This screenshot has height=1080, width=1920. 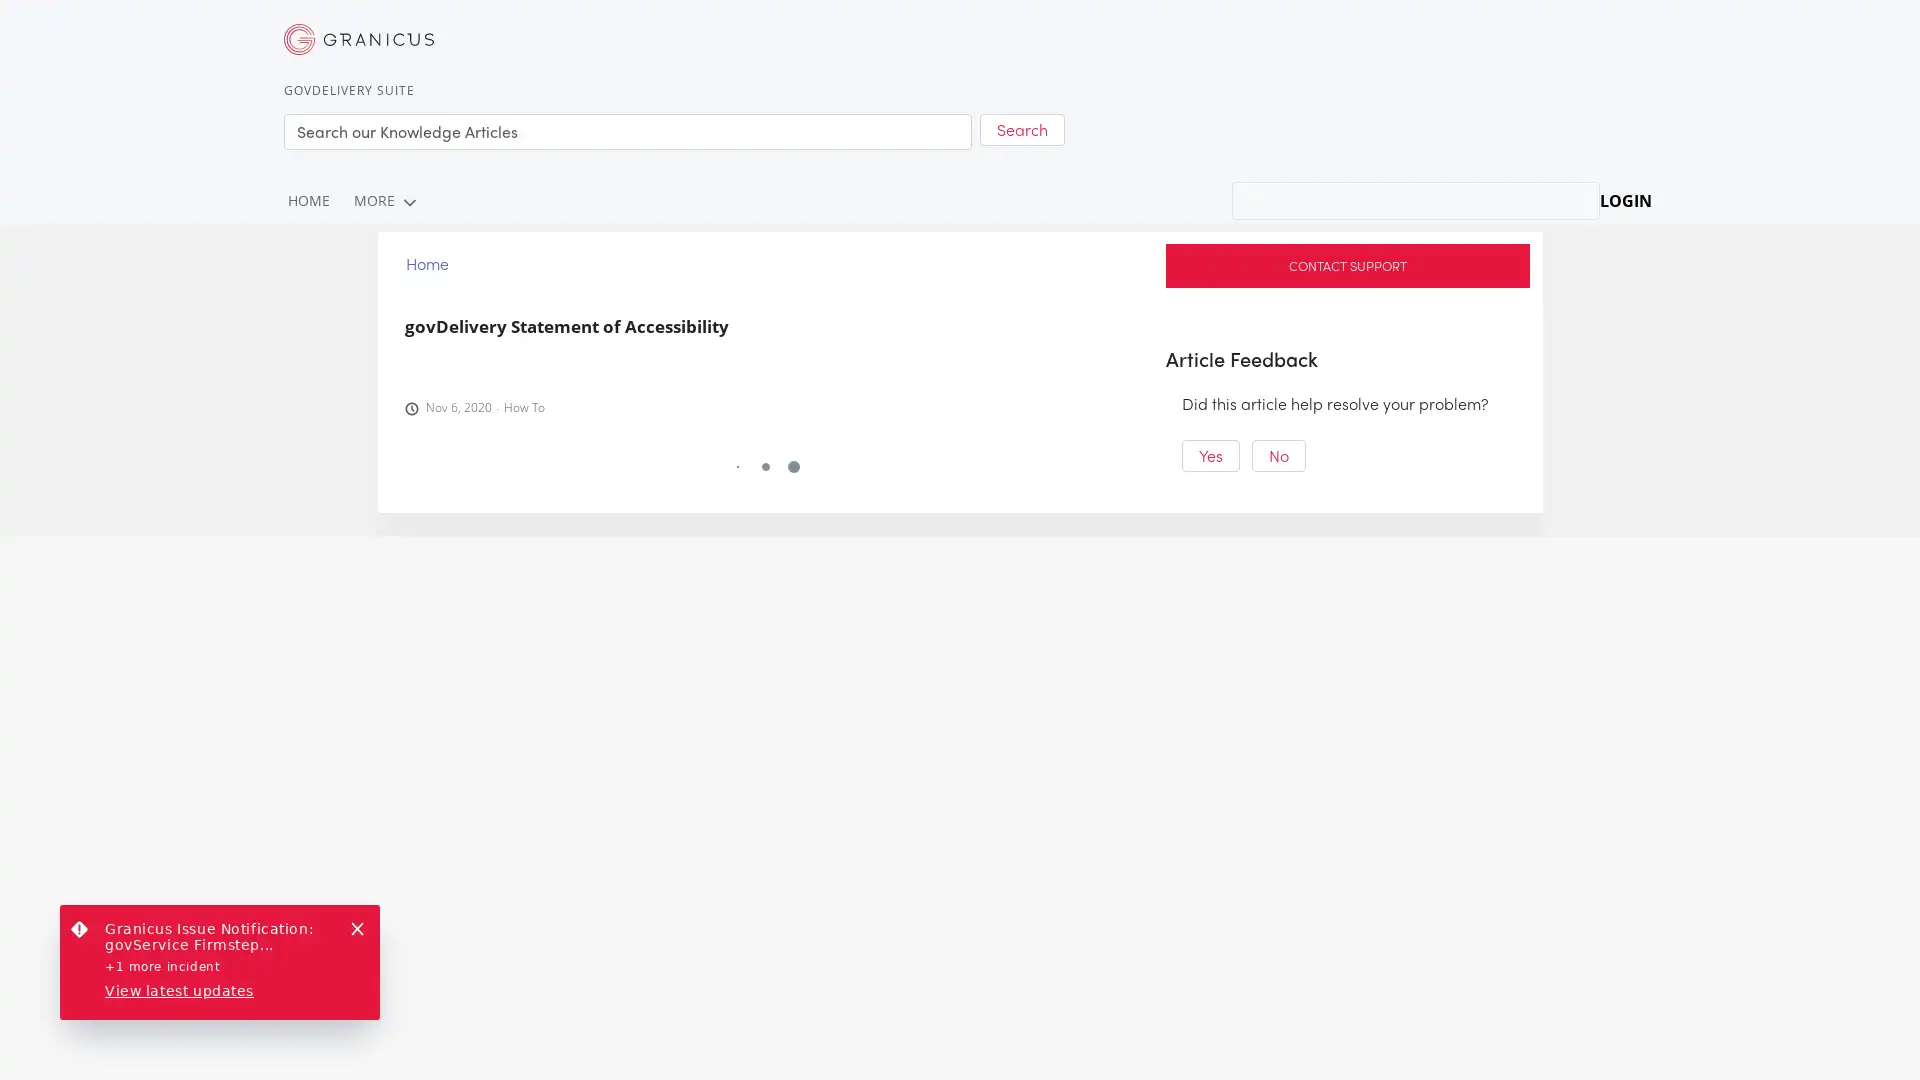 I want to click on No, so click(x=1277, y=455).